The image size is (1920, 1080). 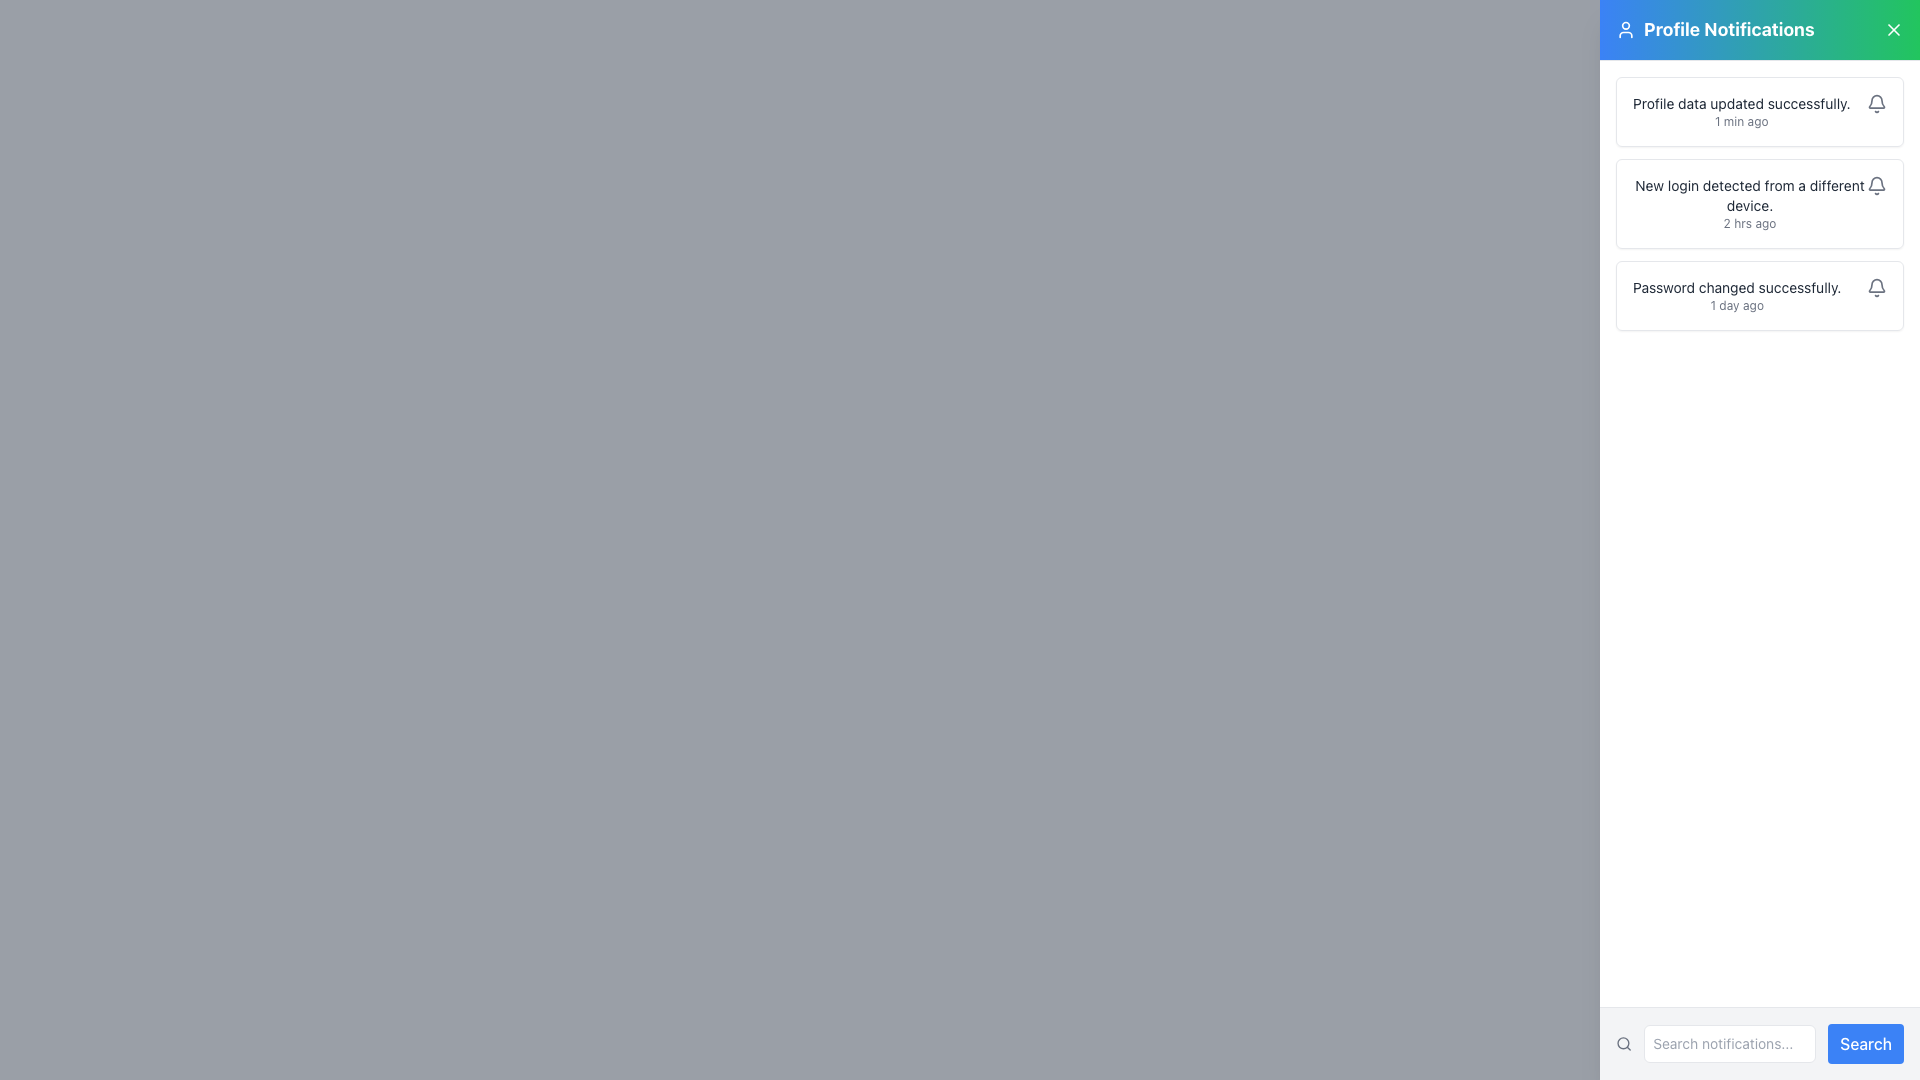 I want to click on the text label that displays 'Profile data updated successfully.' in the notification panel located on the right side of the interface, so click(x=1740, y=104).